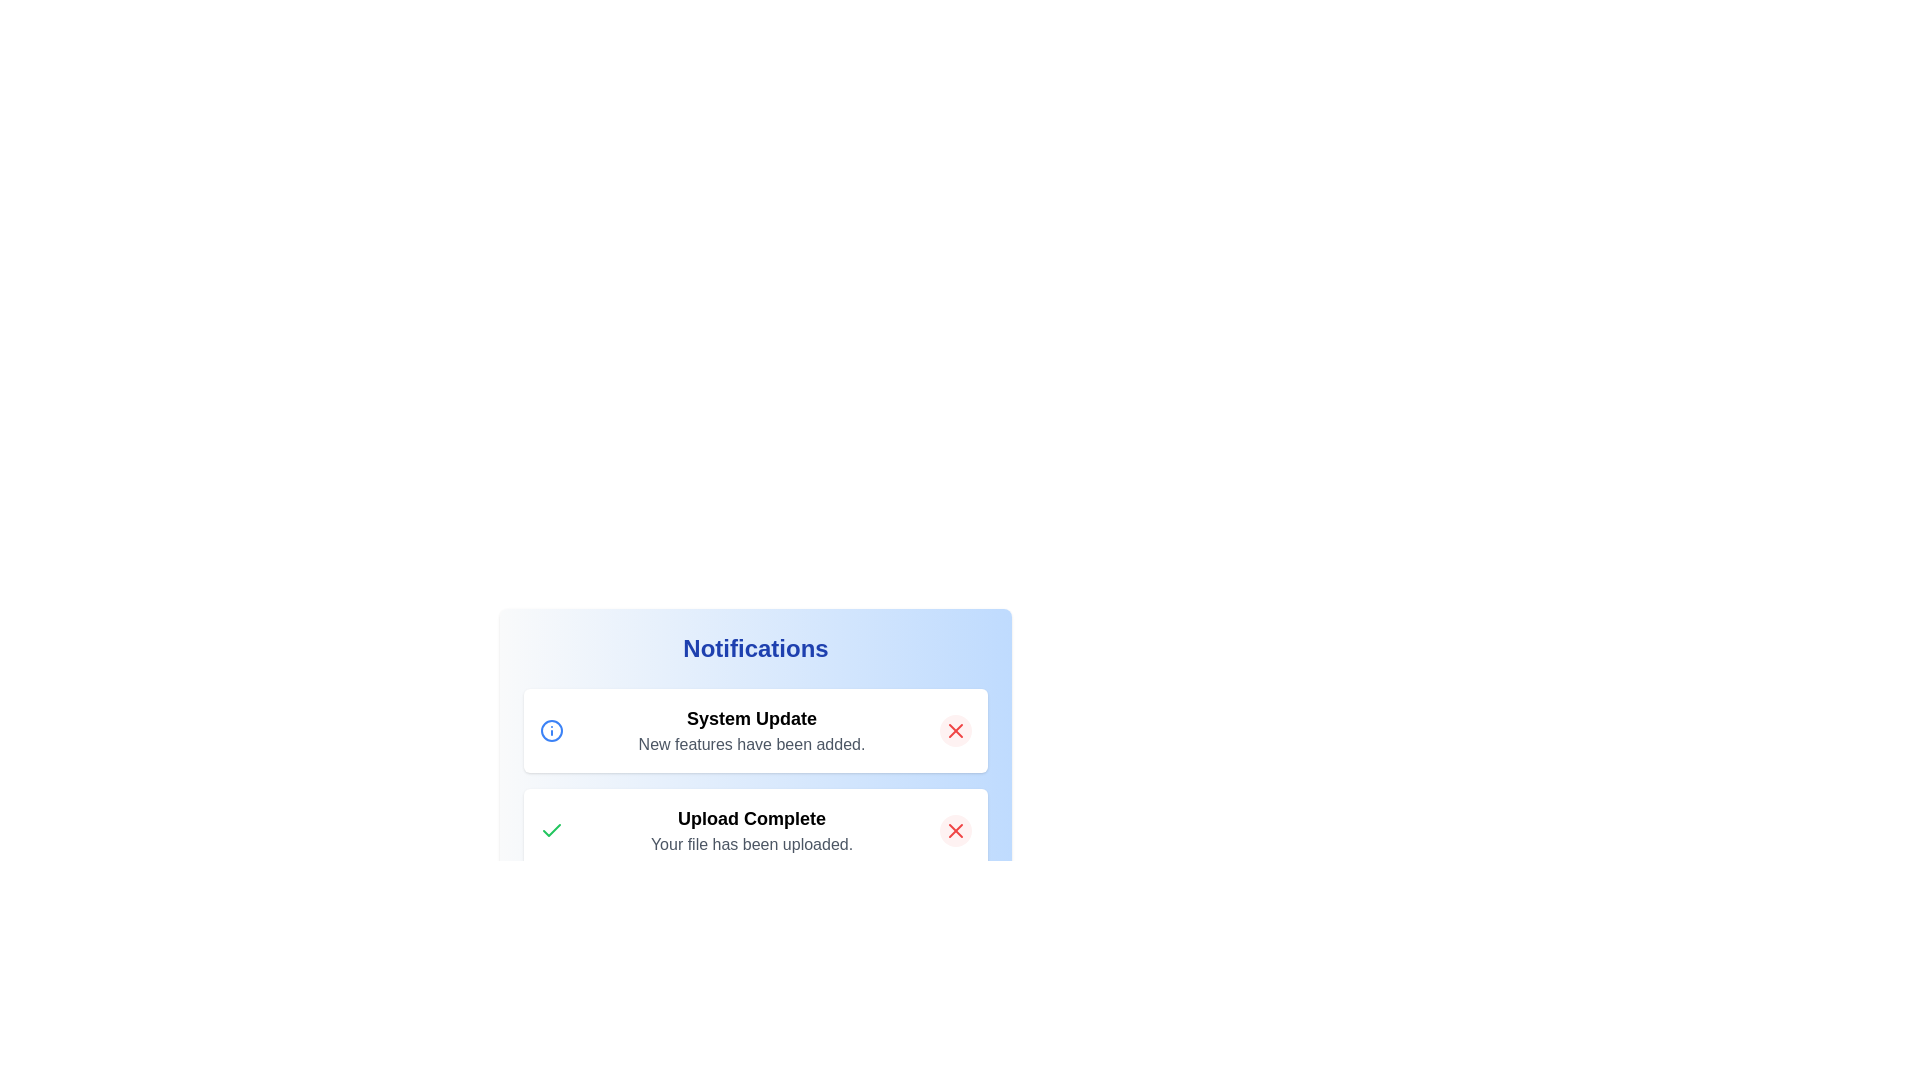  I want to click on the informational icon located on the left side of the 'System Update' notification entry, which serves to indicate an informational state within the notification interface, so click(552, 731).